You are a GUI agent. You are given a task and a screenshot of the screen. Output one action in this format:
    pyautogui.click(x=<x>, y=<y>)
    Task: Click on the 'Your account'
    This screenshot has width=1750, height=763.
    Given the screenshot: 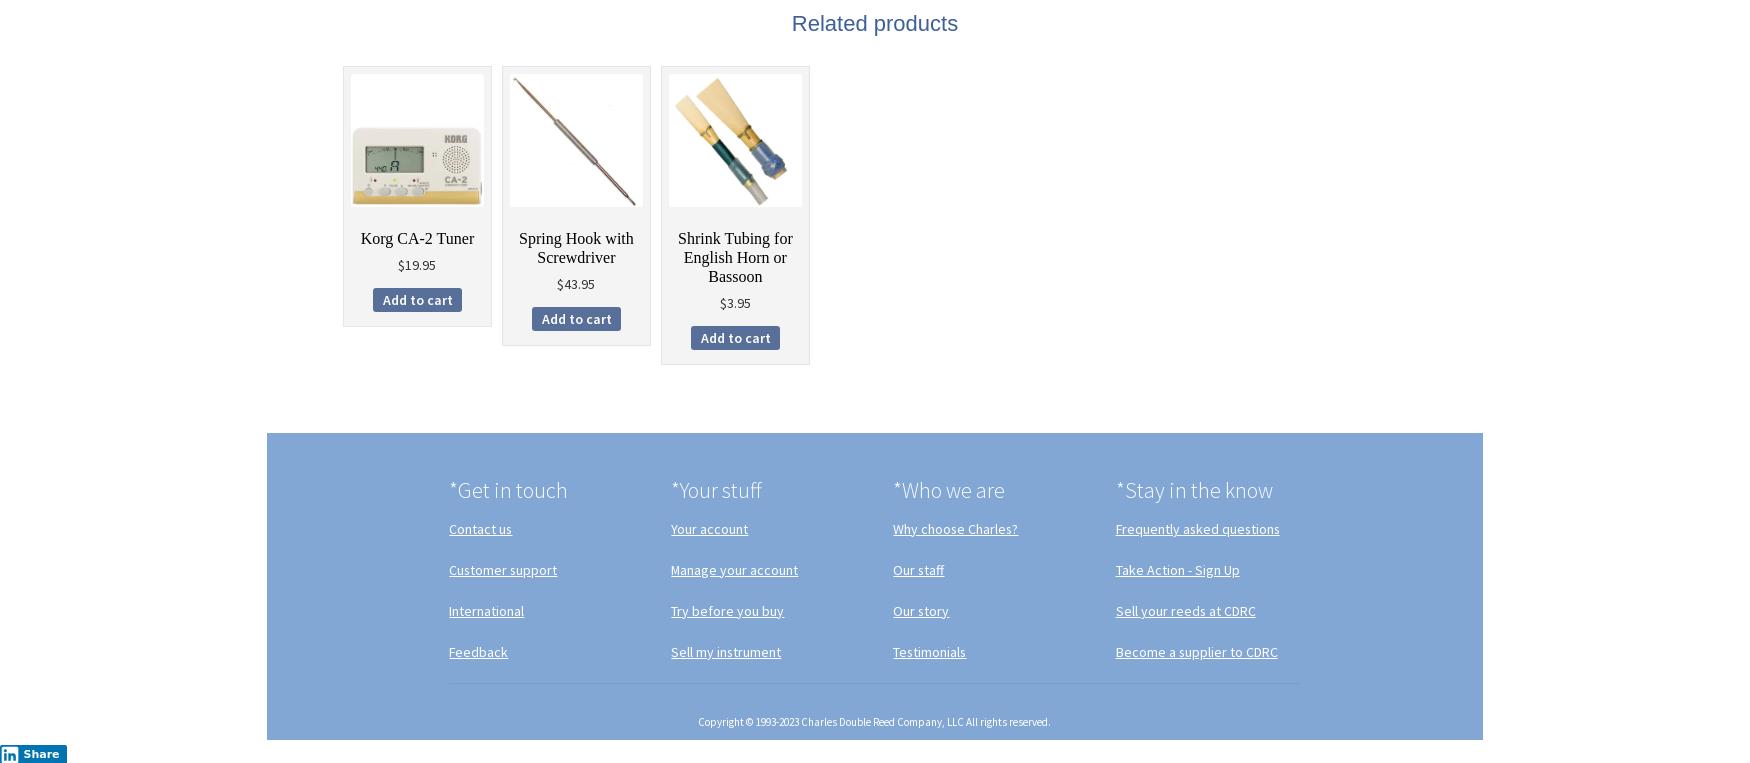 What is the action you would take?
    pyautogui.click(x=669, y=527)
    